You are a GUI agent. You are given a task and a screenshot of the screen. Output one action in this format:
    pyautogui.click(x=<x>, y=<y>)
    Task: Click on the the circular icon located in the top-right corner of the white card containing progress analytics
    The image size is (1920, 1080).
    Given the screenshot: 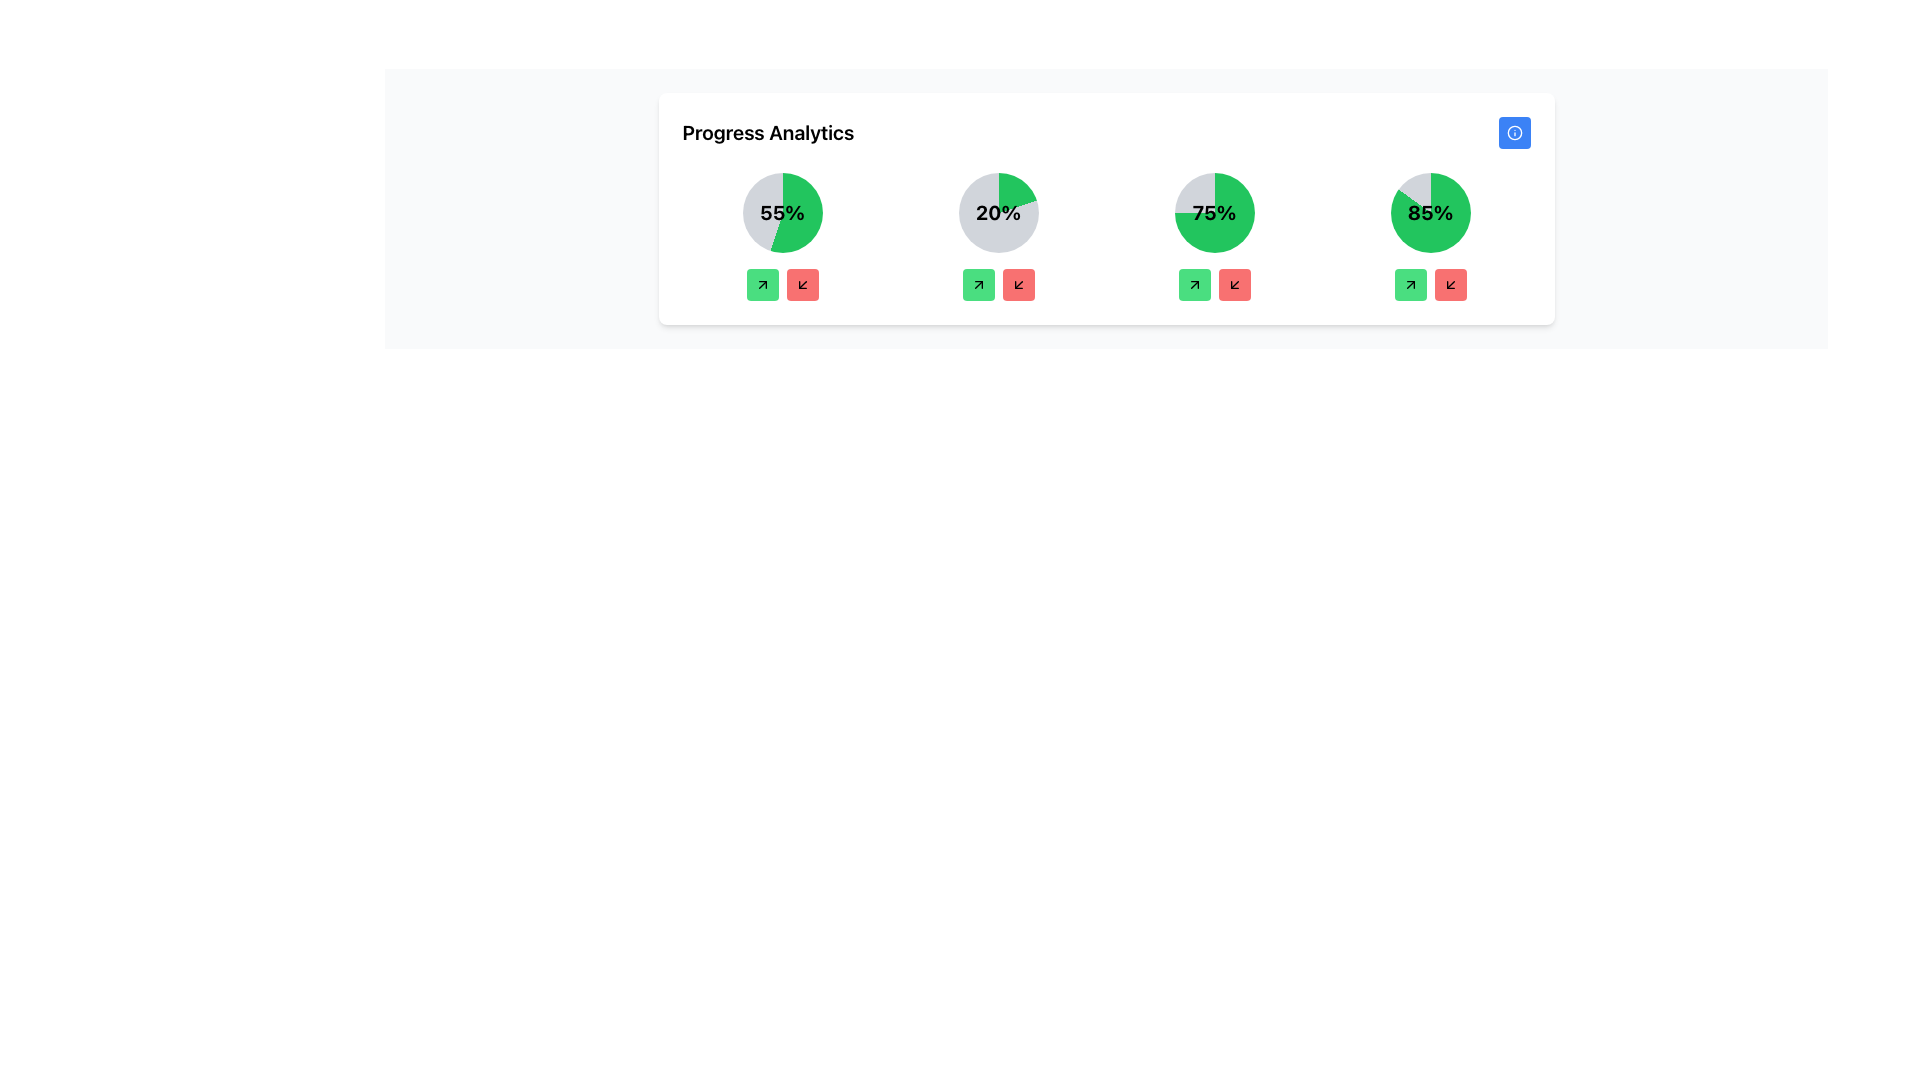 What is the action you would take?
    pyautogui.click(x=1514, y=132)
    